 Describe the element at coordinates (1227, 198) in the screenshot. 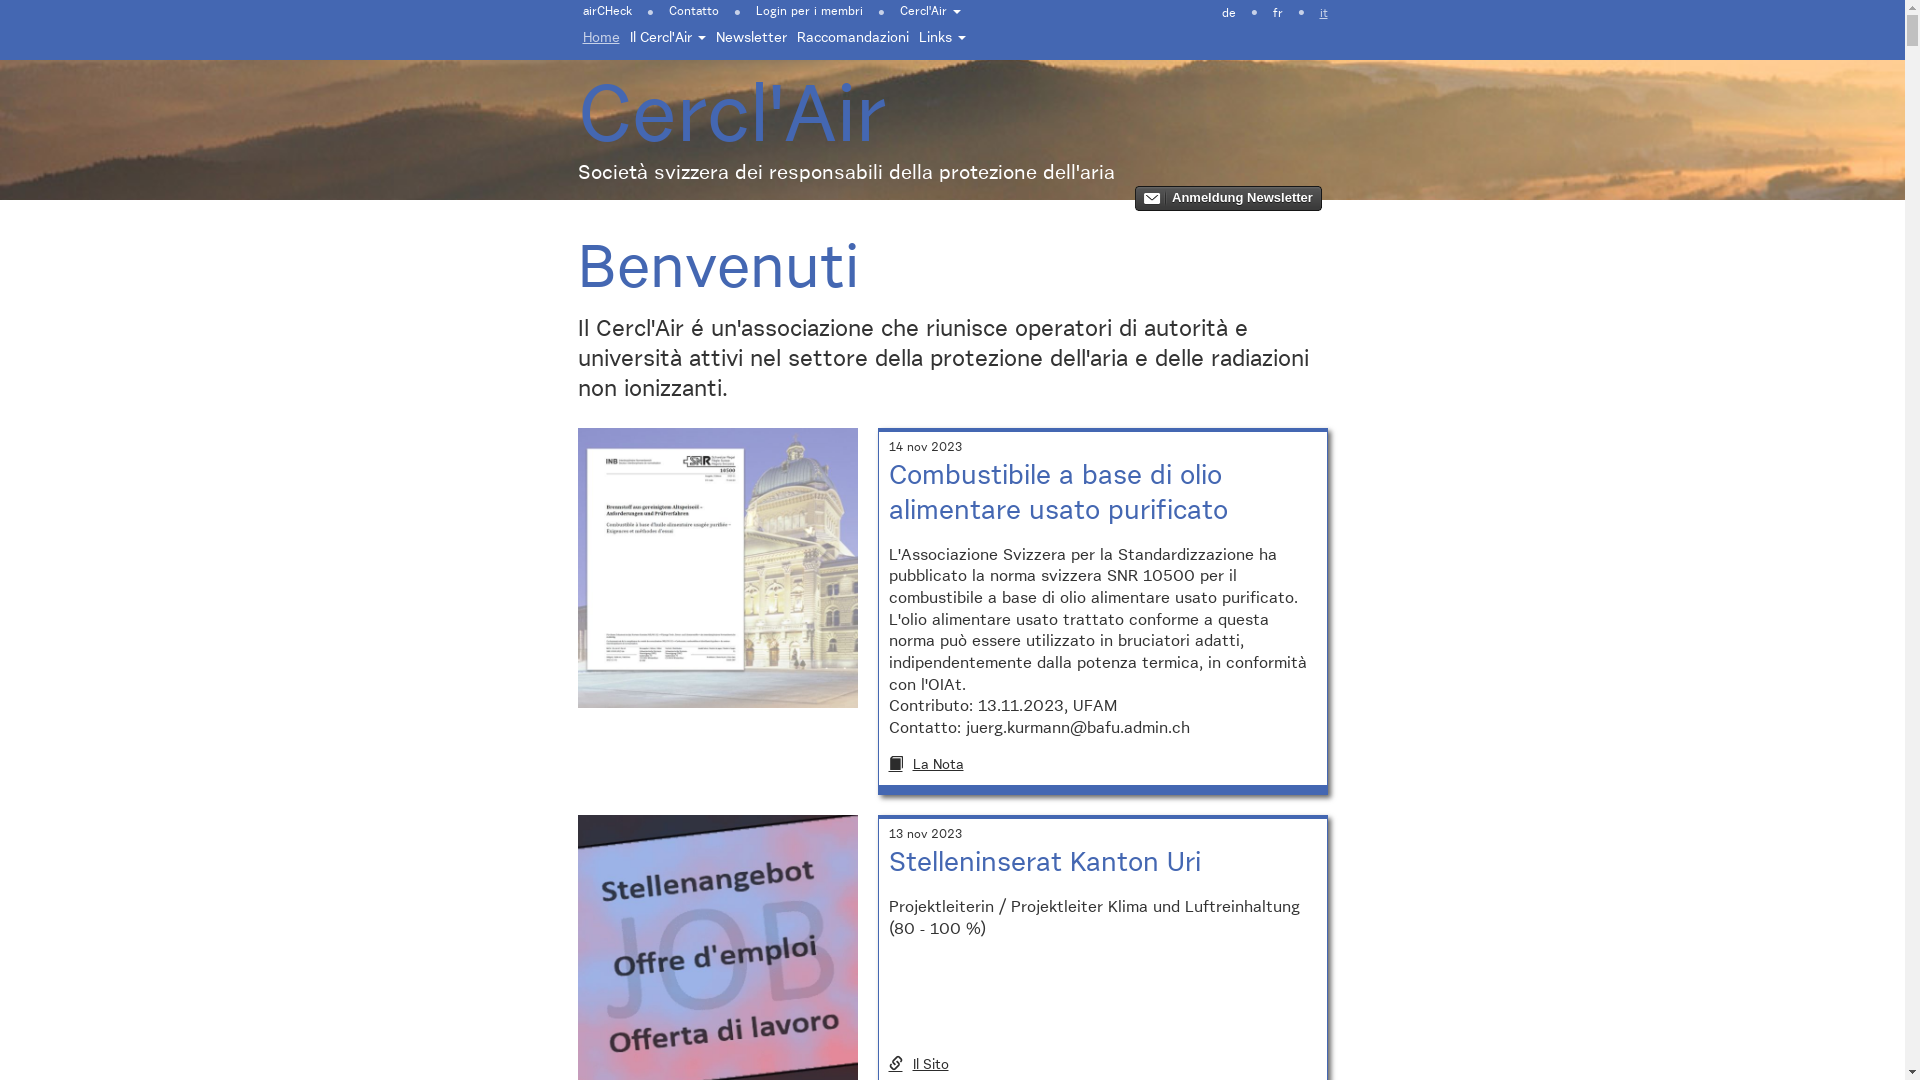

I see `'Preview'` at that location.